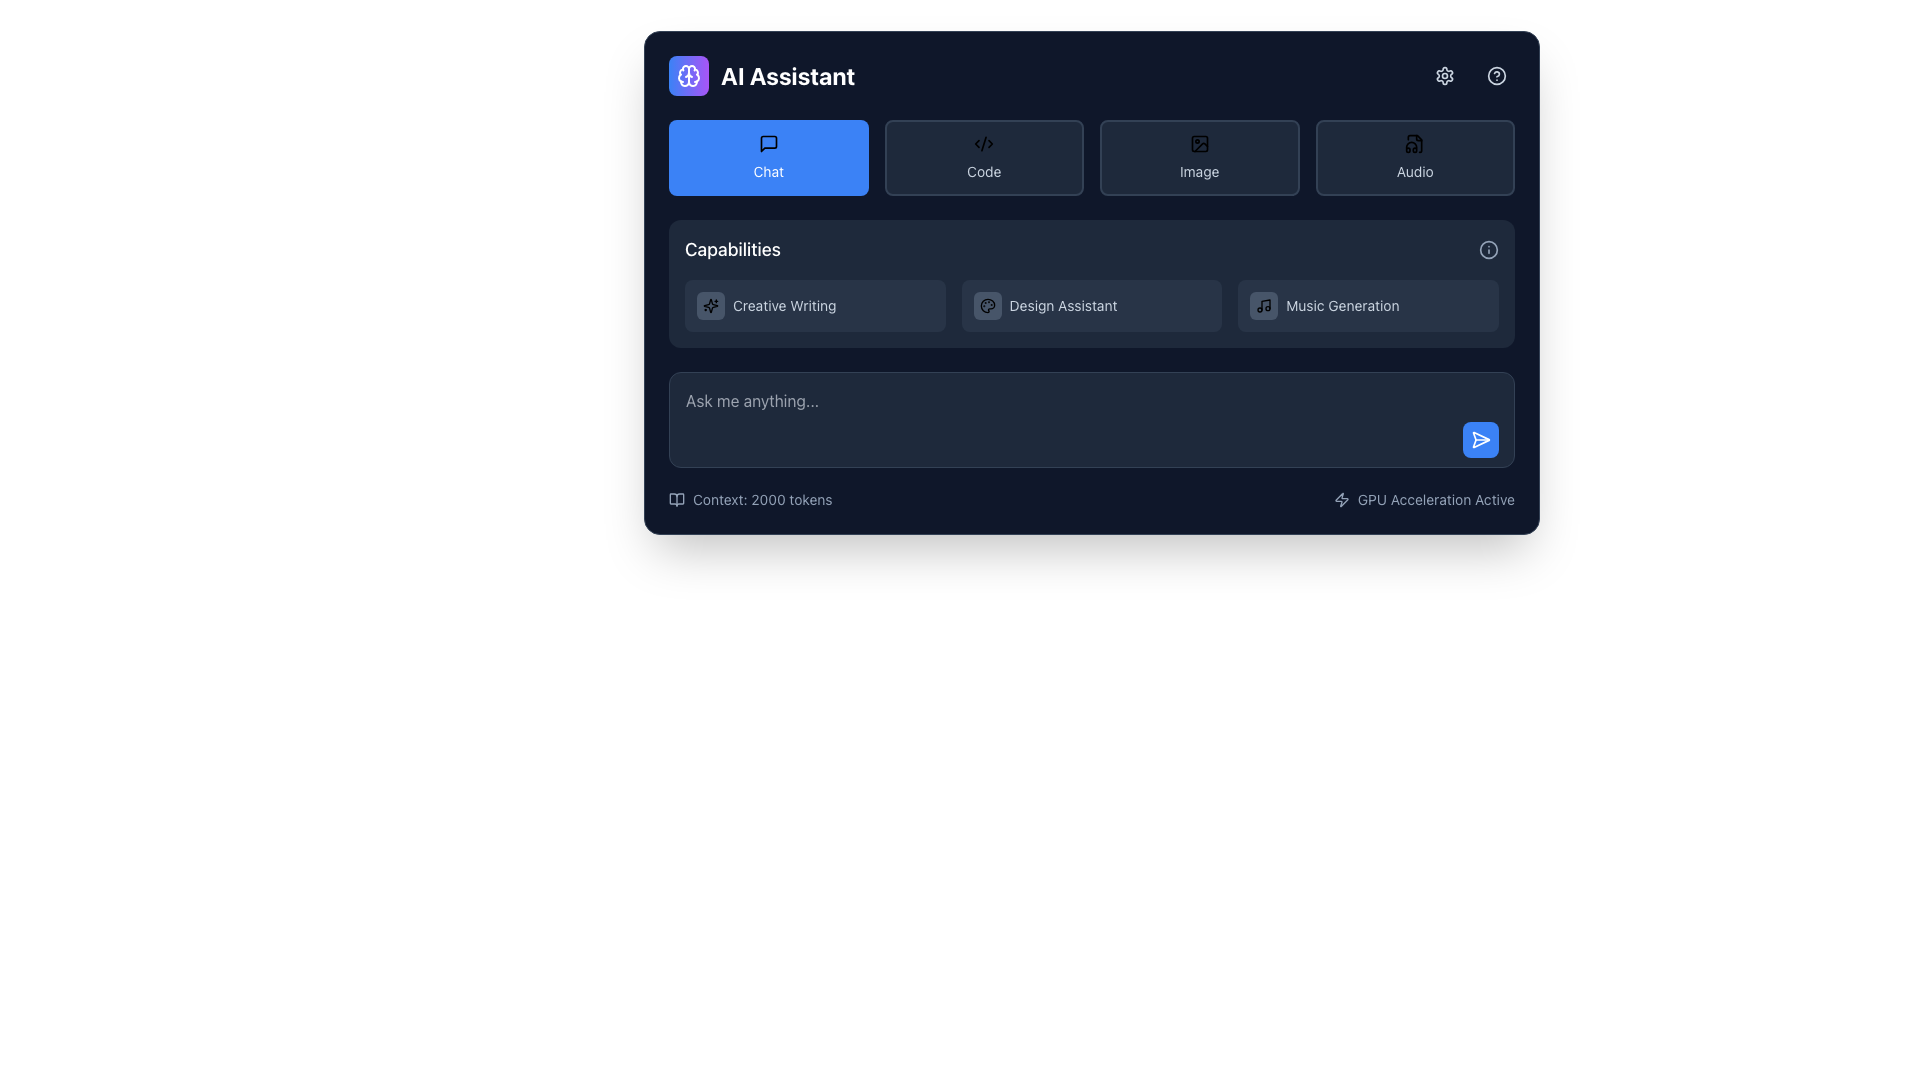 The width and height of the screenshot is (1920, 1080). Describe the element at coordinates (1090, 305) in the screenshot. I see `the 'Design Assistant' button` at that location.